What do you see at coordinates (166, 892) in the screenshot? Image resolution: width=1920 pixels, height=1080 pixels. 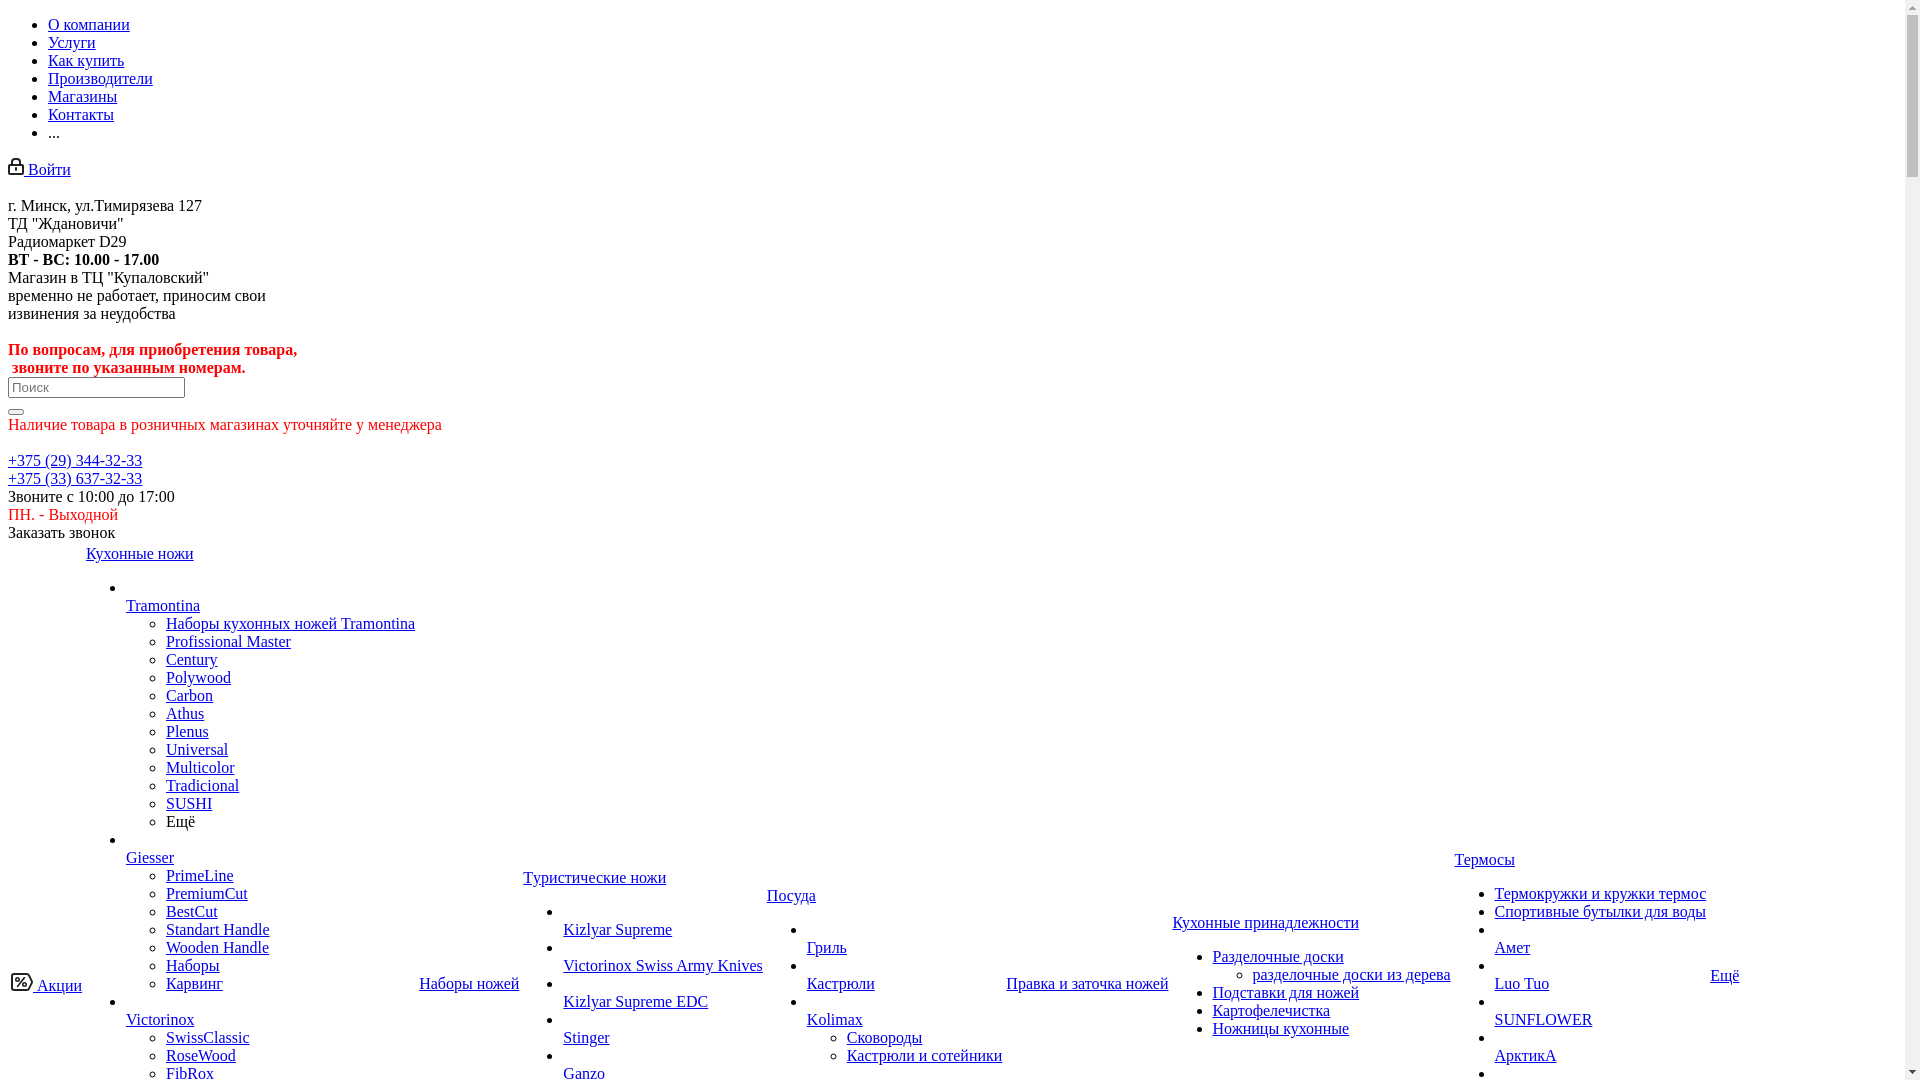 I see `'PremiumCut'` at bounding box center [166, 892].